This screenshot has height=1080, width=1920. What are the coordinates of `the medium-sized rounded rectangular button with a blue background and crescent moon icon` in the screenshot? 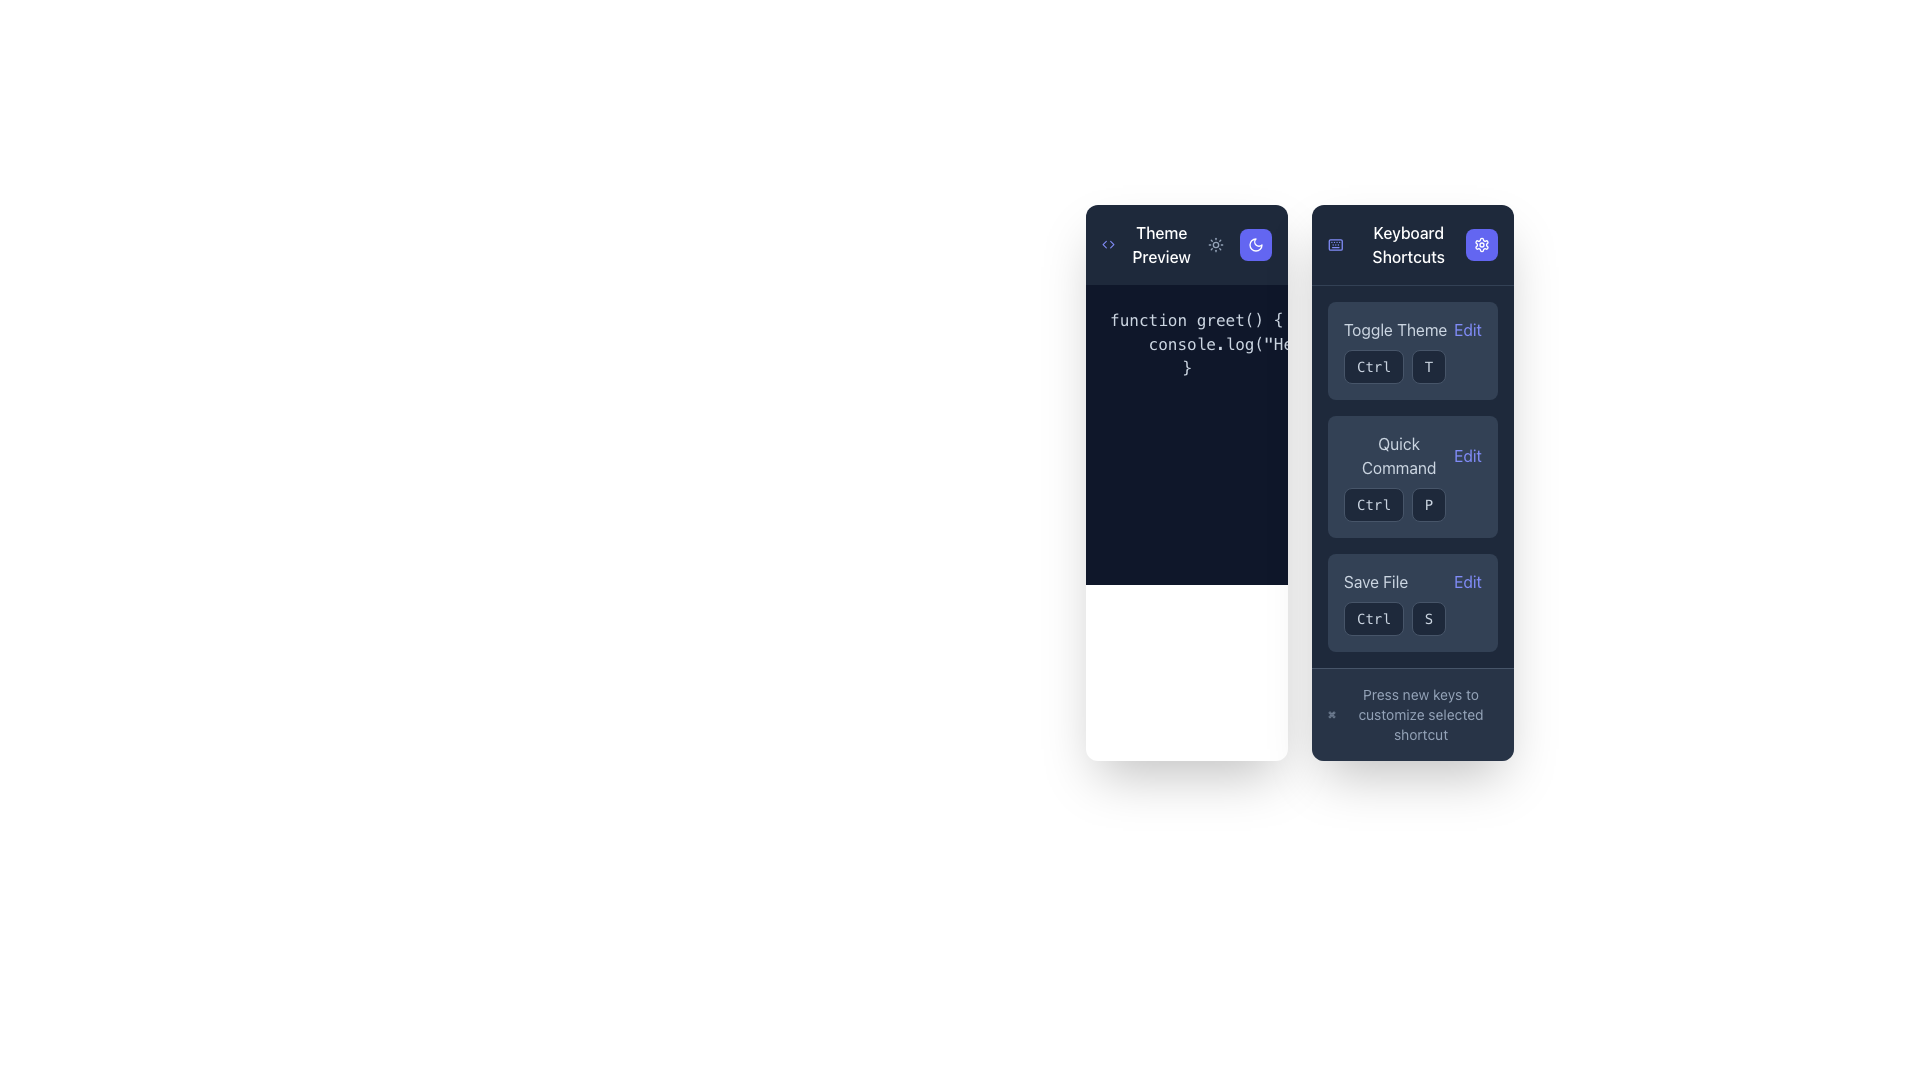 It's located at (1255, 244).